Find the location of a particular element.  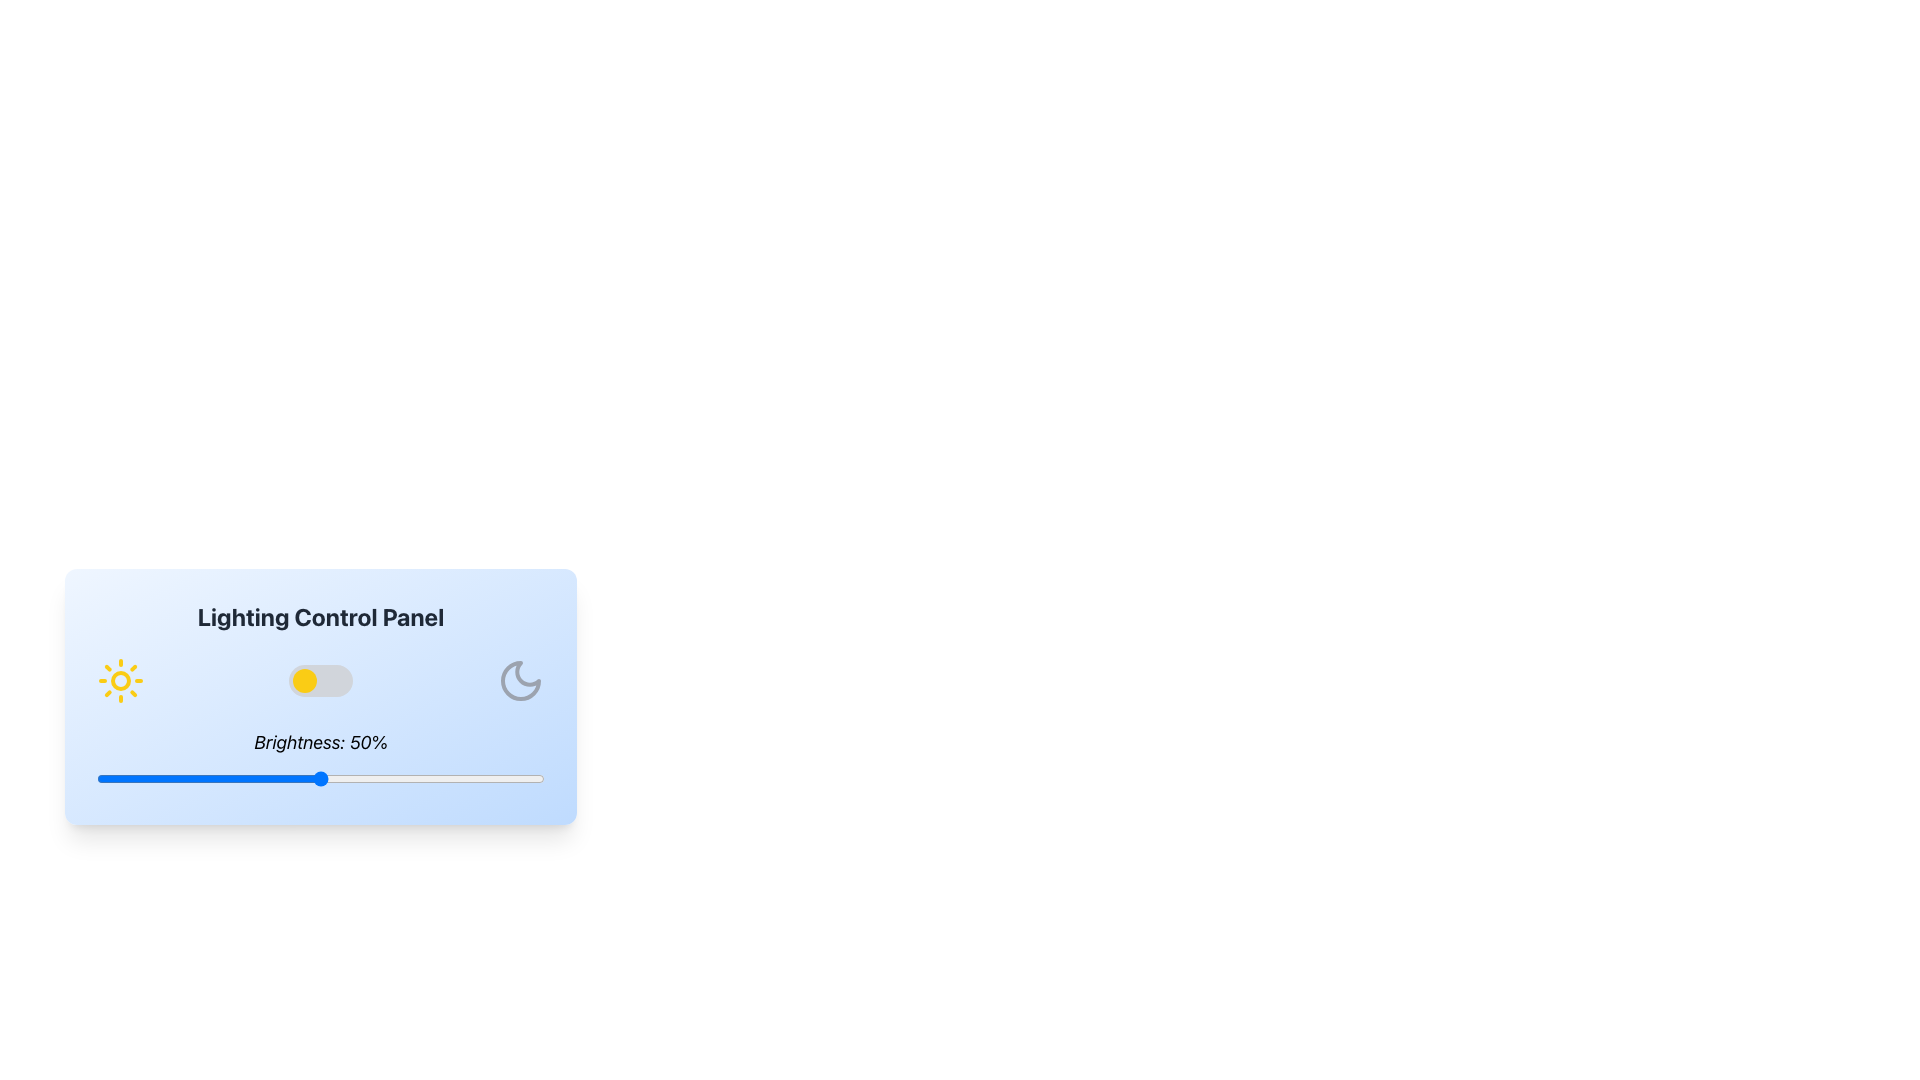

the knob of the horizontal slider control located below the 'Brightness: 50%' label in the 'Lighting Control Panel' is located at coordinates (321, 778).